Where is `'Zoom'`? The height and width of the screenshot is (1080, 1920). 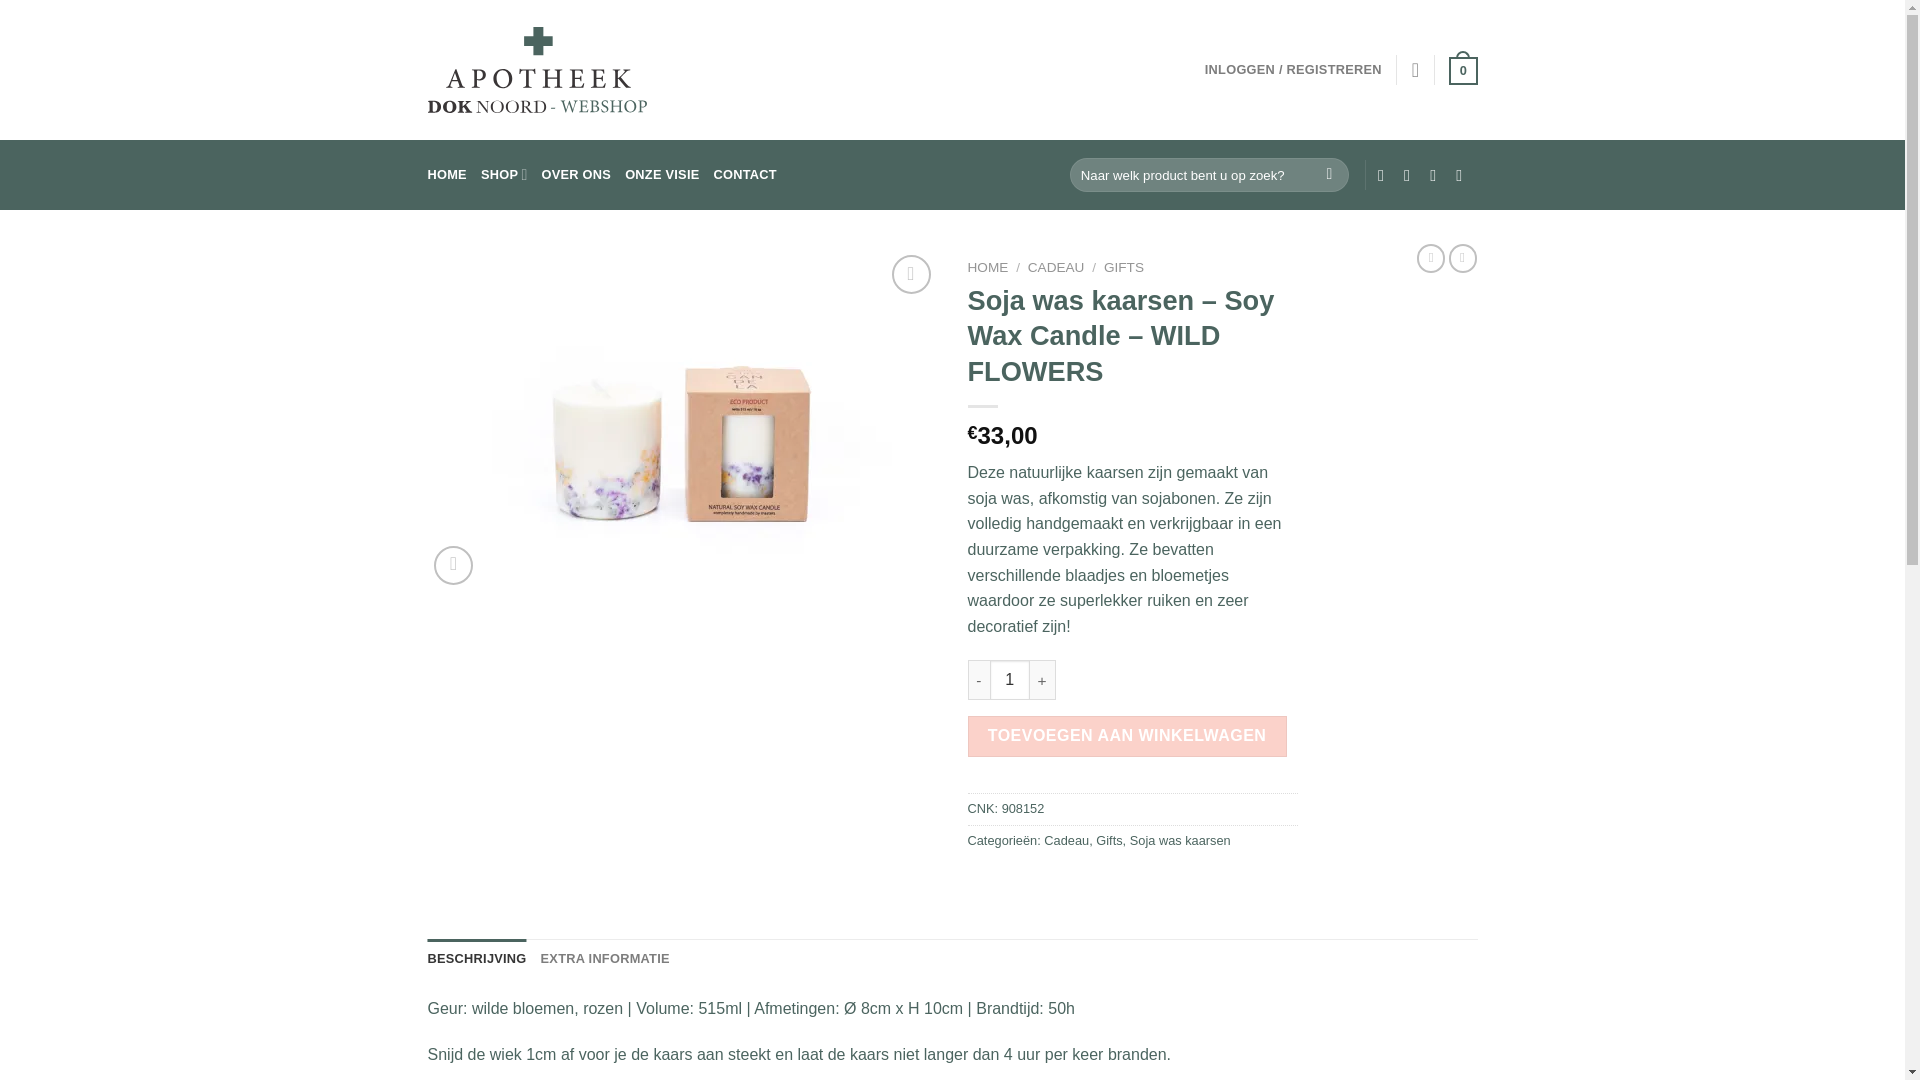 'Zoom' is located at coordinates (452, 565).